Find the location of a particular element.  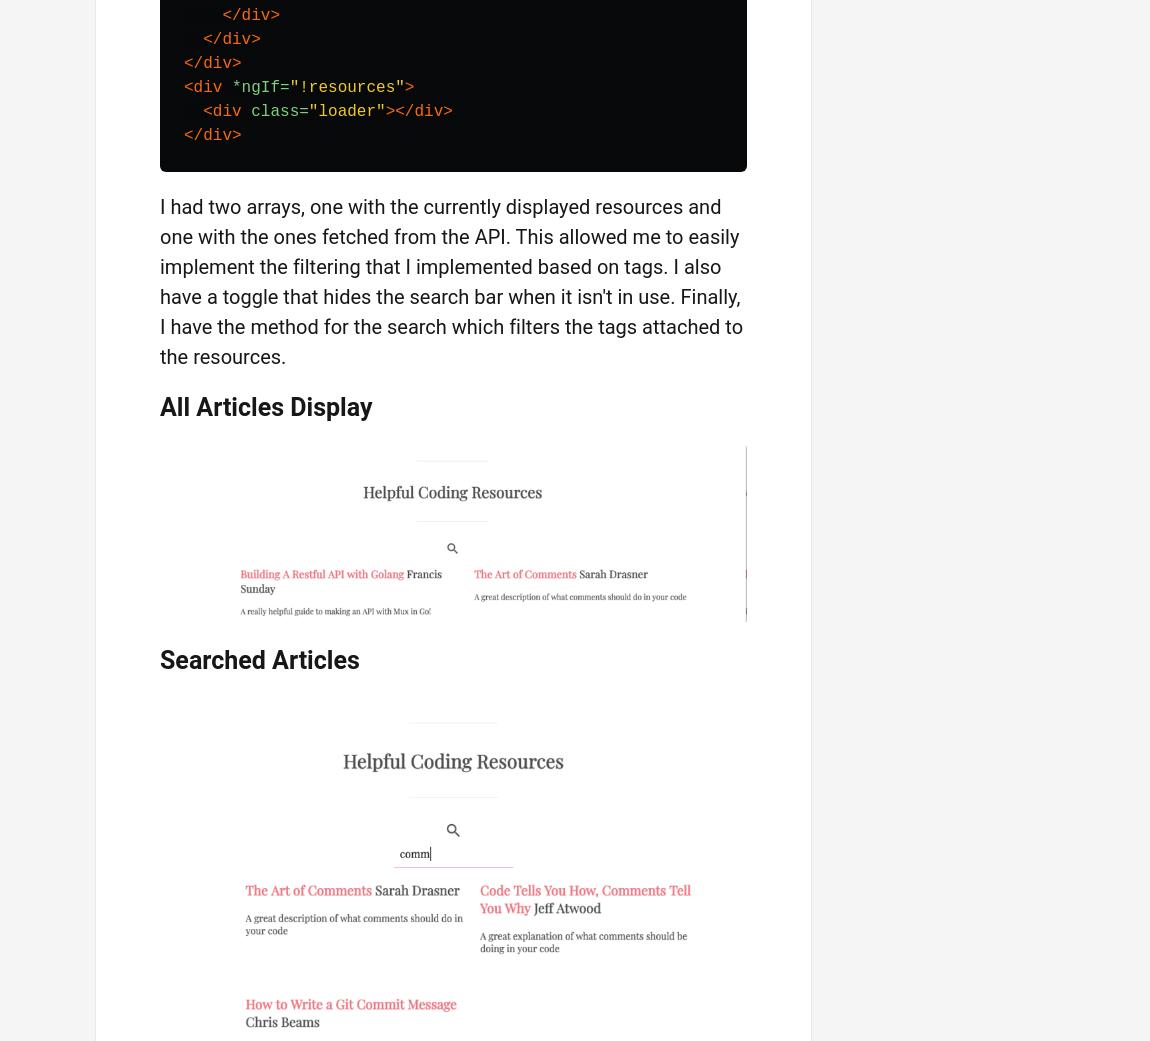

'></div>' is located at coordinates (418, 110).